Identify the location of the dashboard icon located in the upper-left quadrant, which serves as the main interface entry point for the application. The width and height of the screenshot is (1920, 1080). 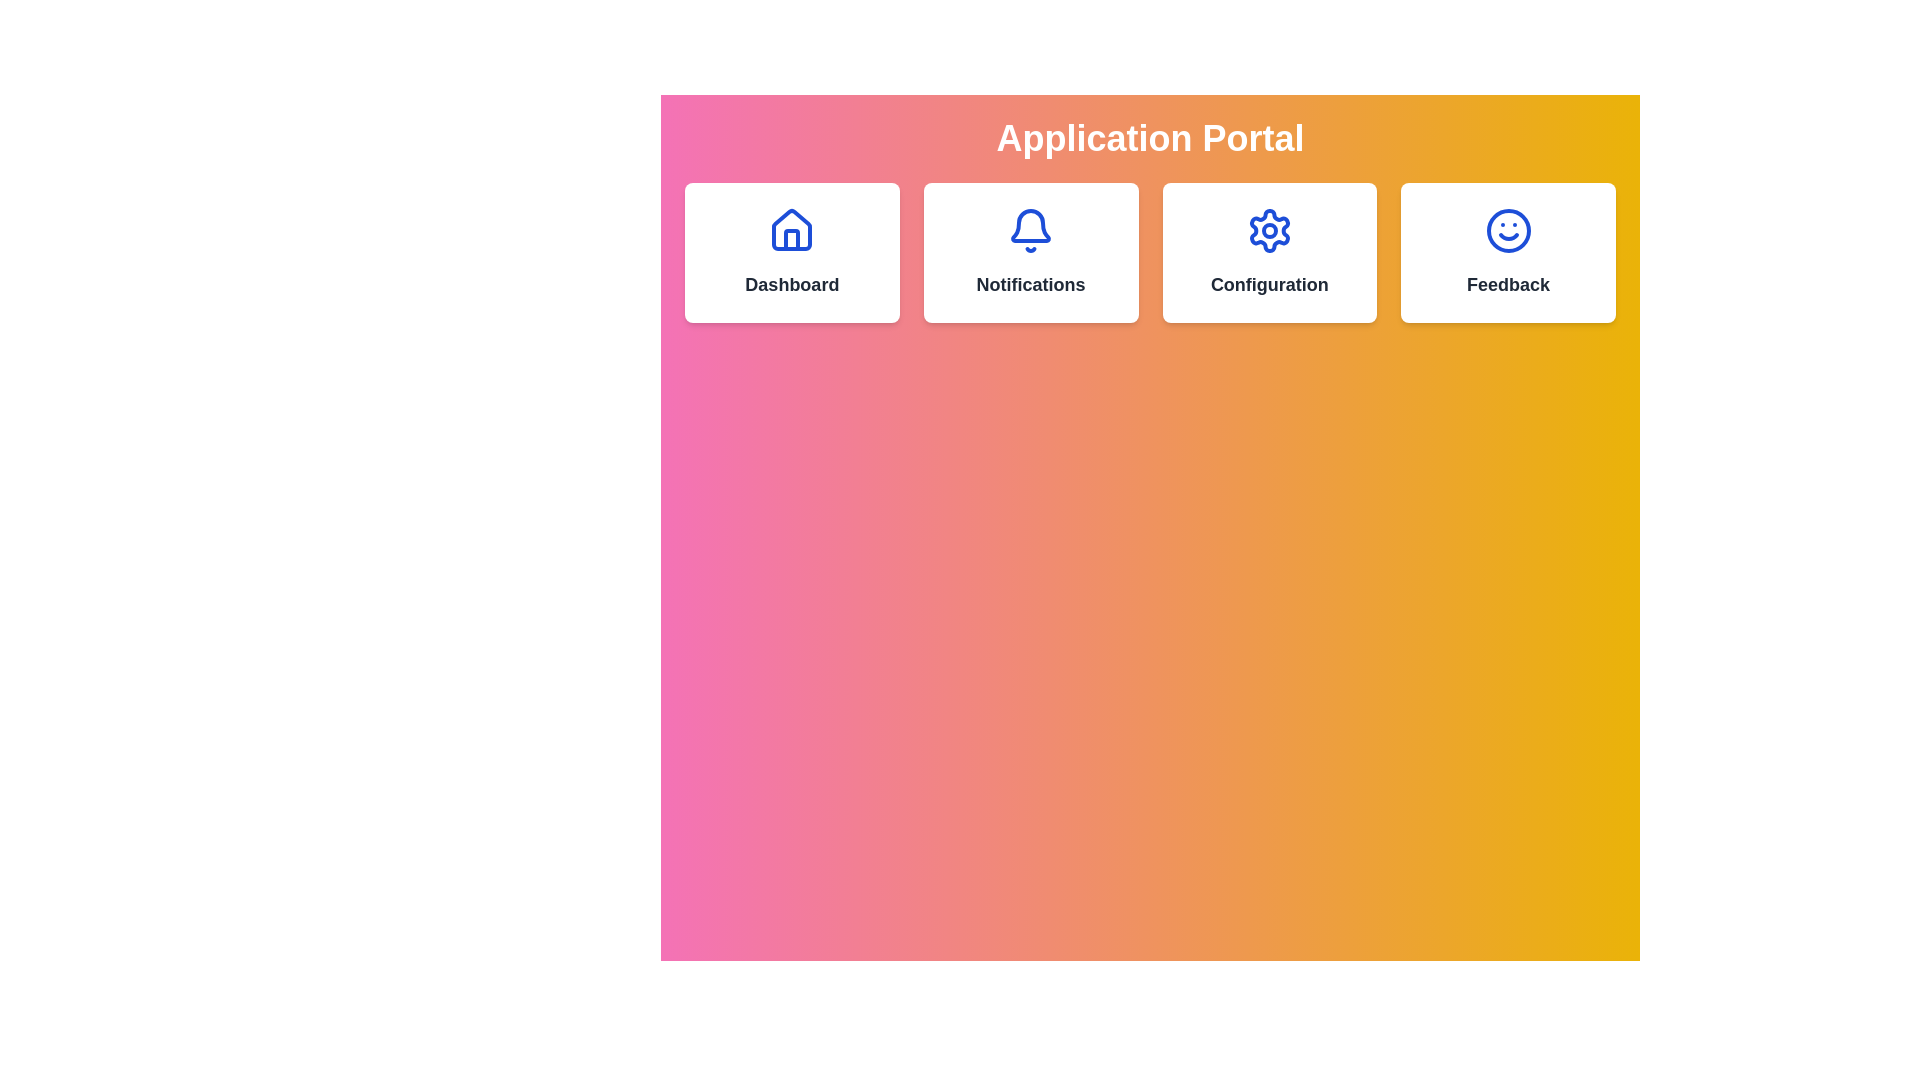
(791, 230).